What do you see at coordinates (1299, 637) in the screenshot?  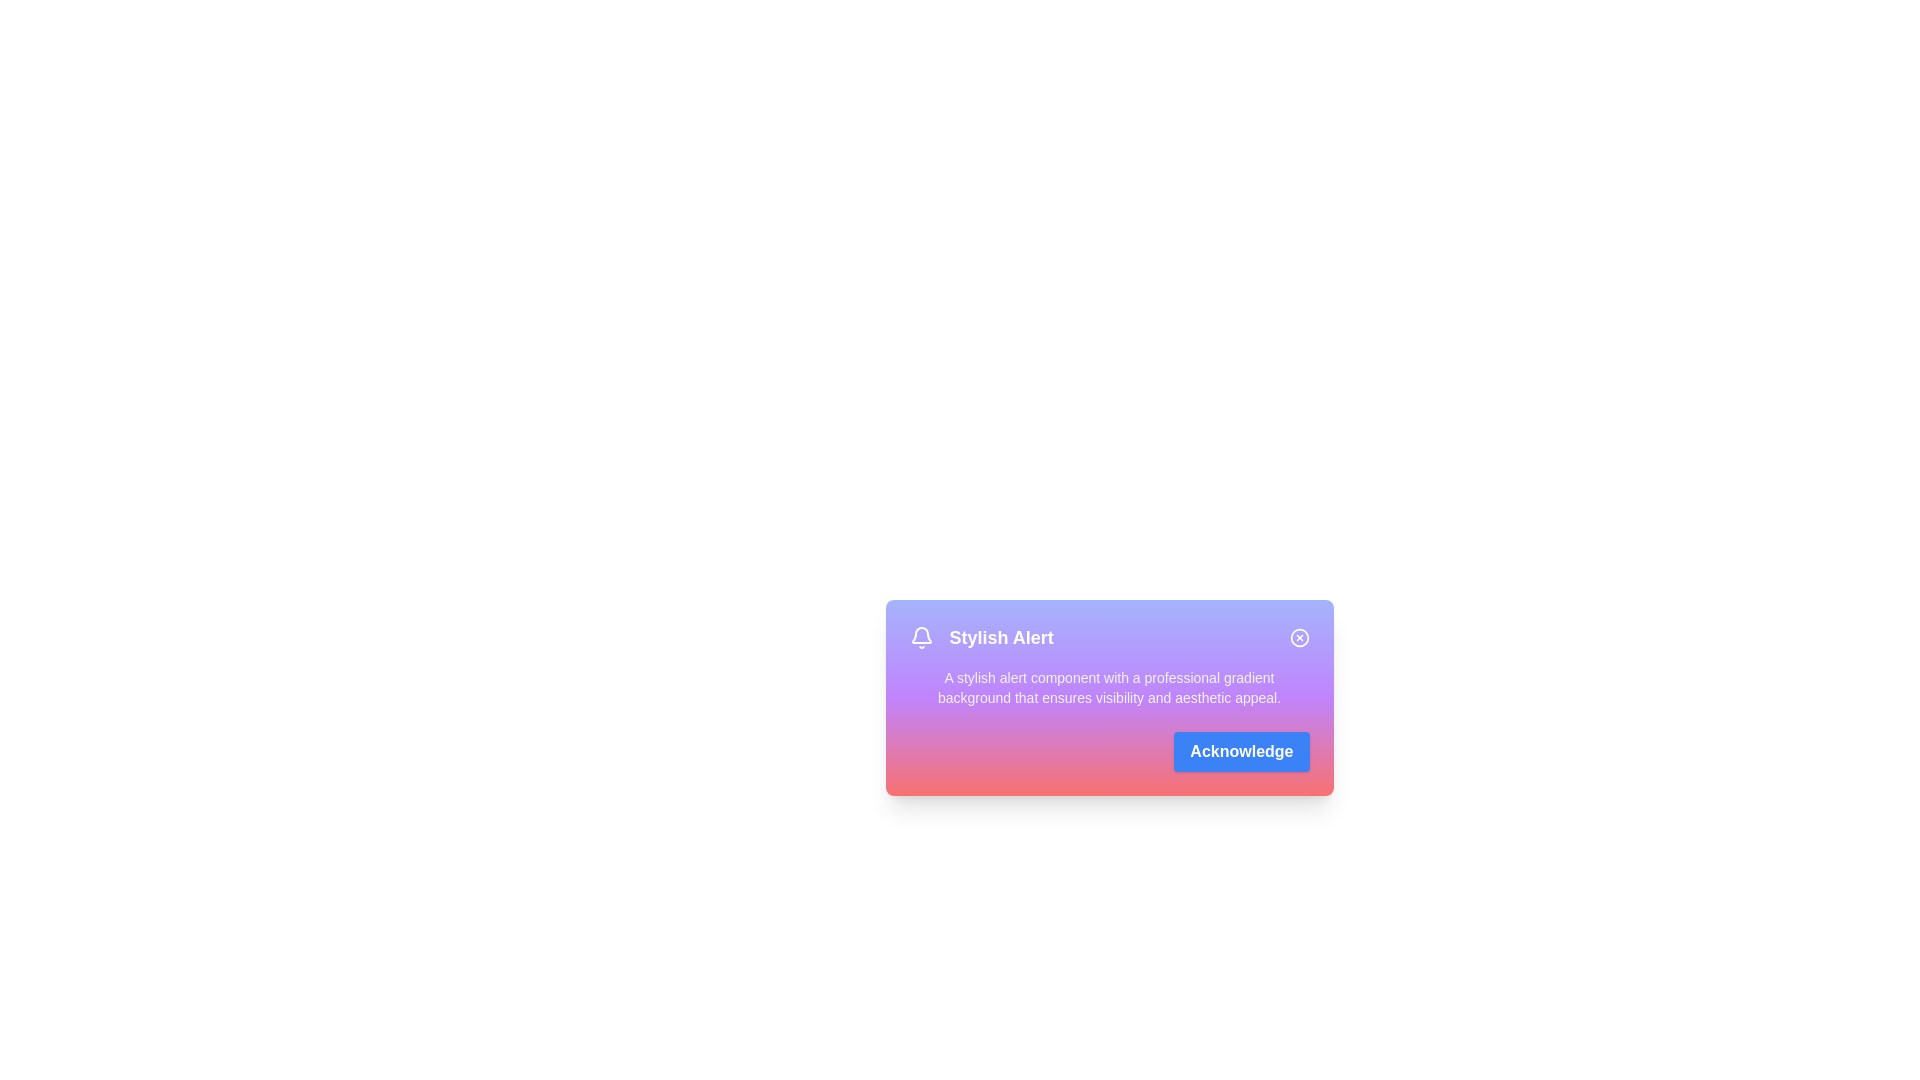 I see `the close button to dismiss the alert` at bounding box center [1299, 637].